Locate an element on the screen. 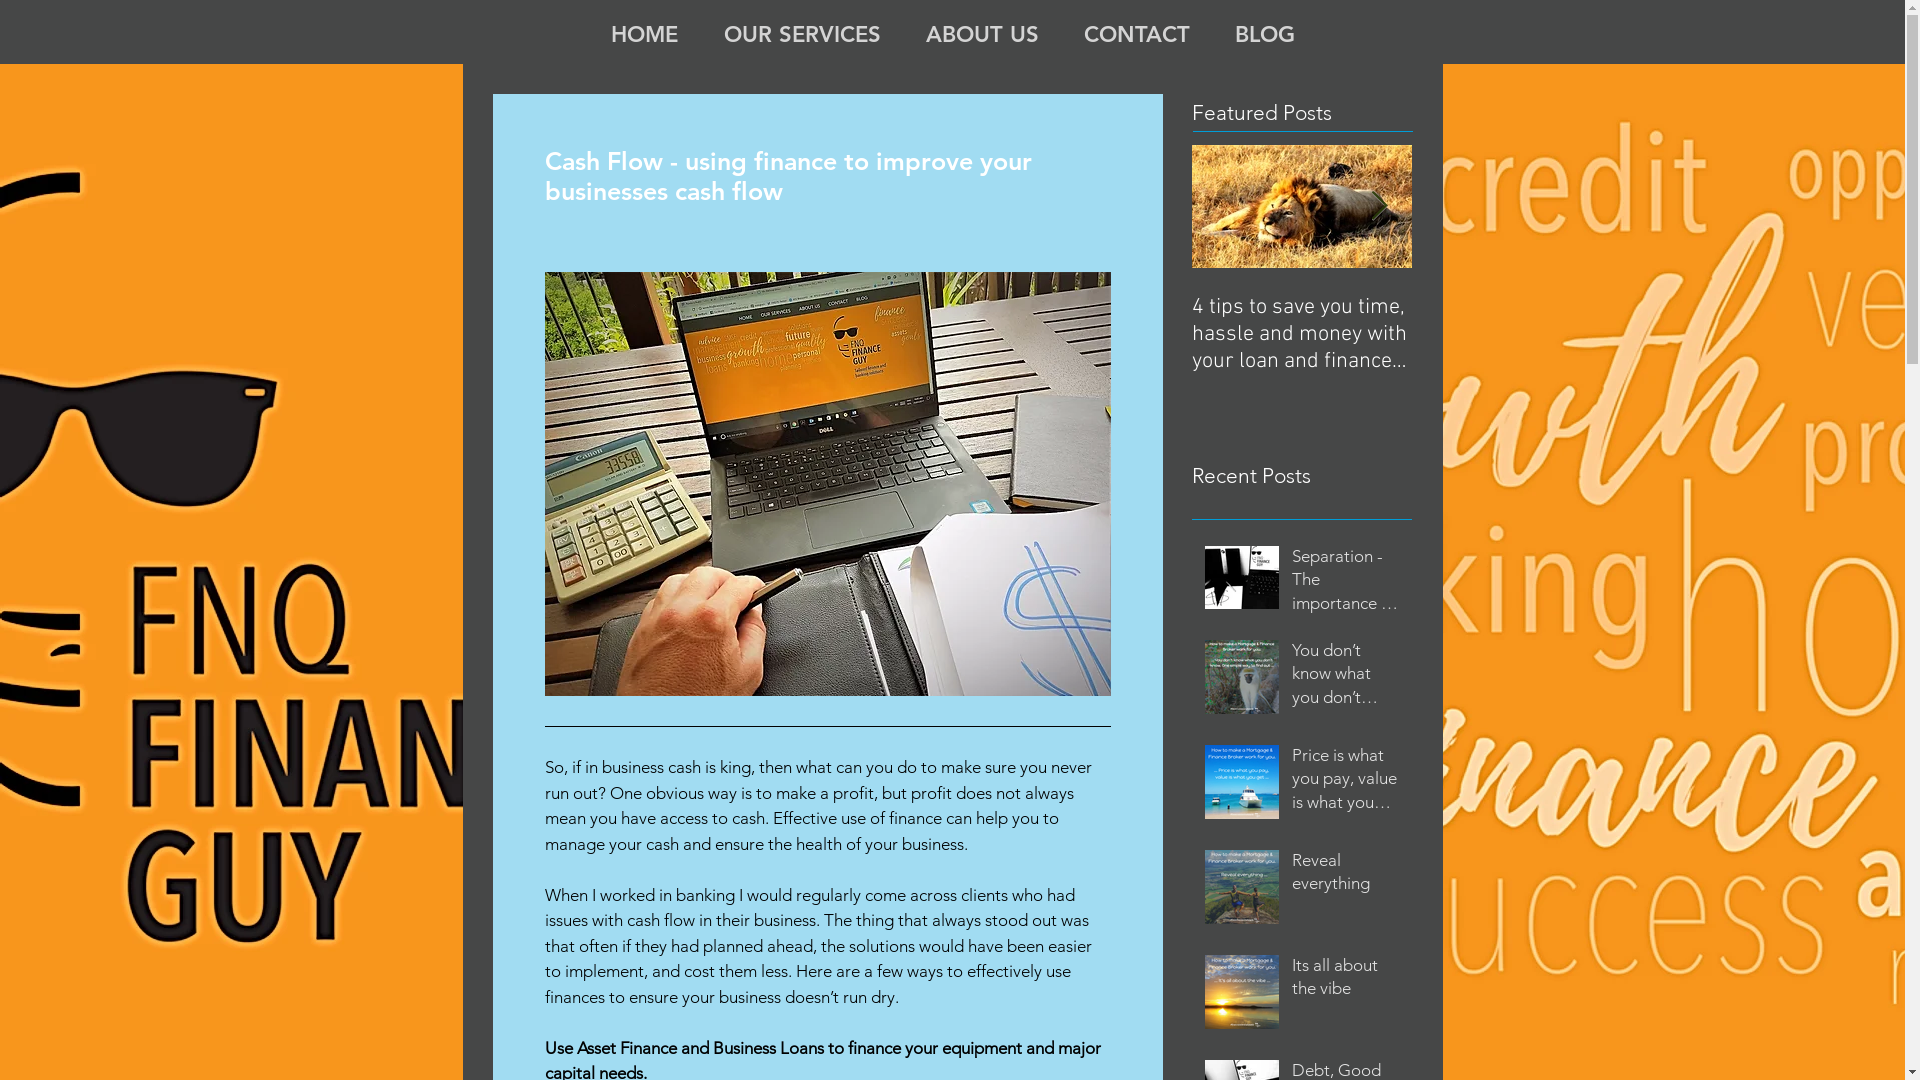 The width and height of the screenshot is (1920, 1080). 'ABOUT US' is located at coordinates (983, 31).